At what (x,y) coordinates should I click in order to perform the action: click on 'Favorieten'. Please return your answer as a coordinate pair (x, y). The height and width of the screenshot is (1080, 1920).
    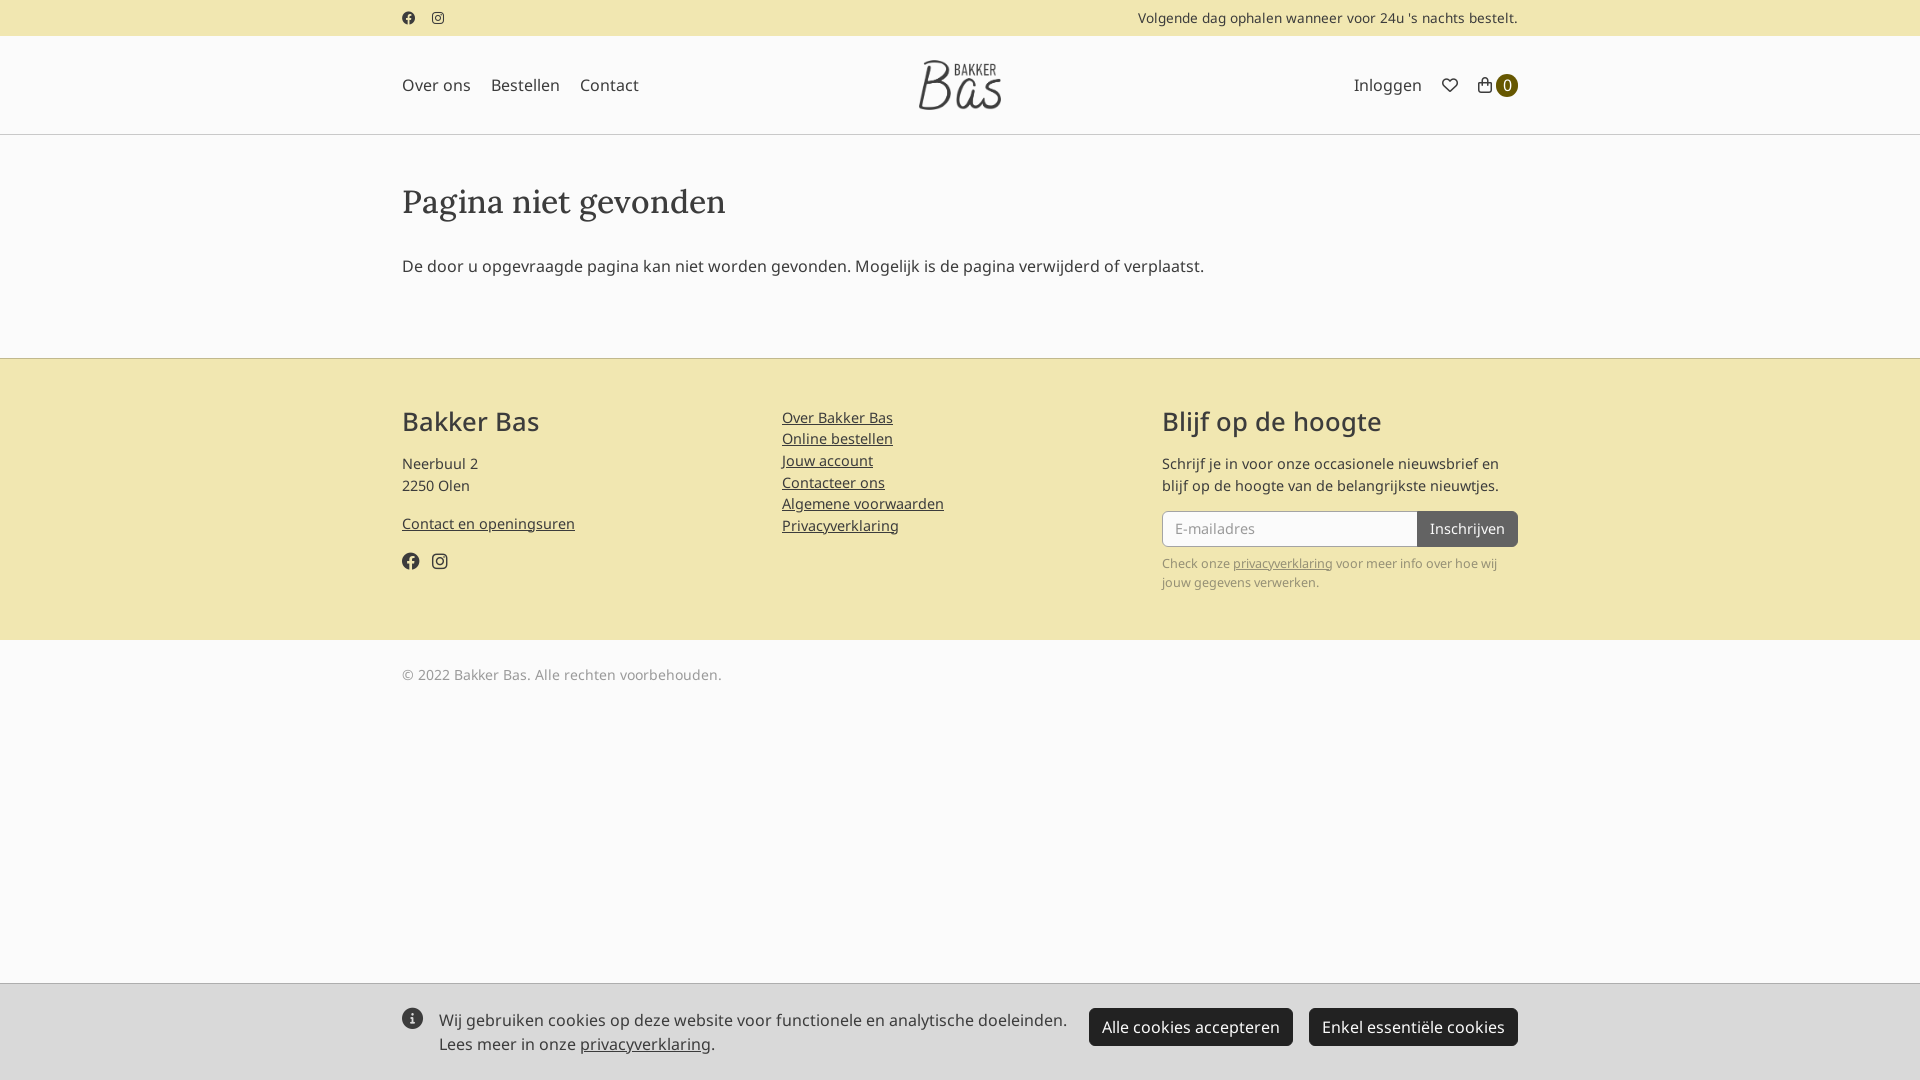
    Looking at the image, I should click on (1449, 83).